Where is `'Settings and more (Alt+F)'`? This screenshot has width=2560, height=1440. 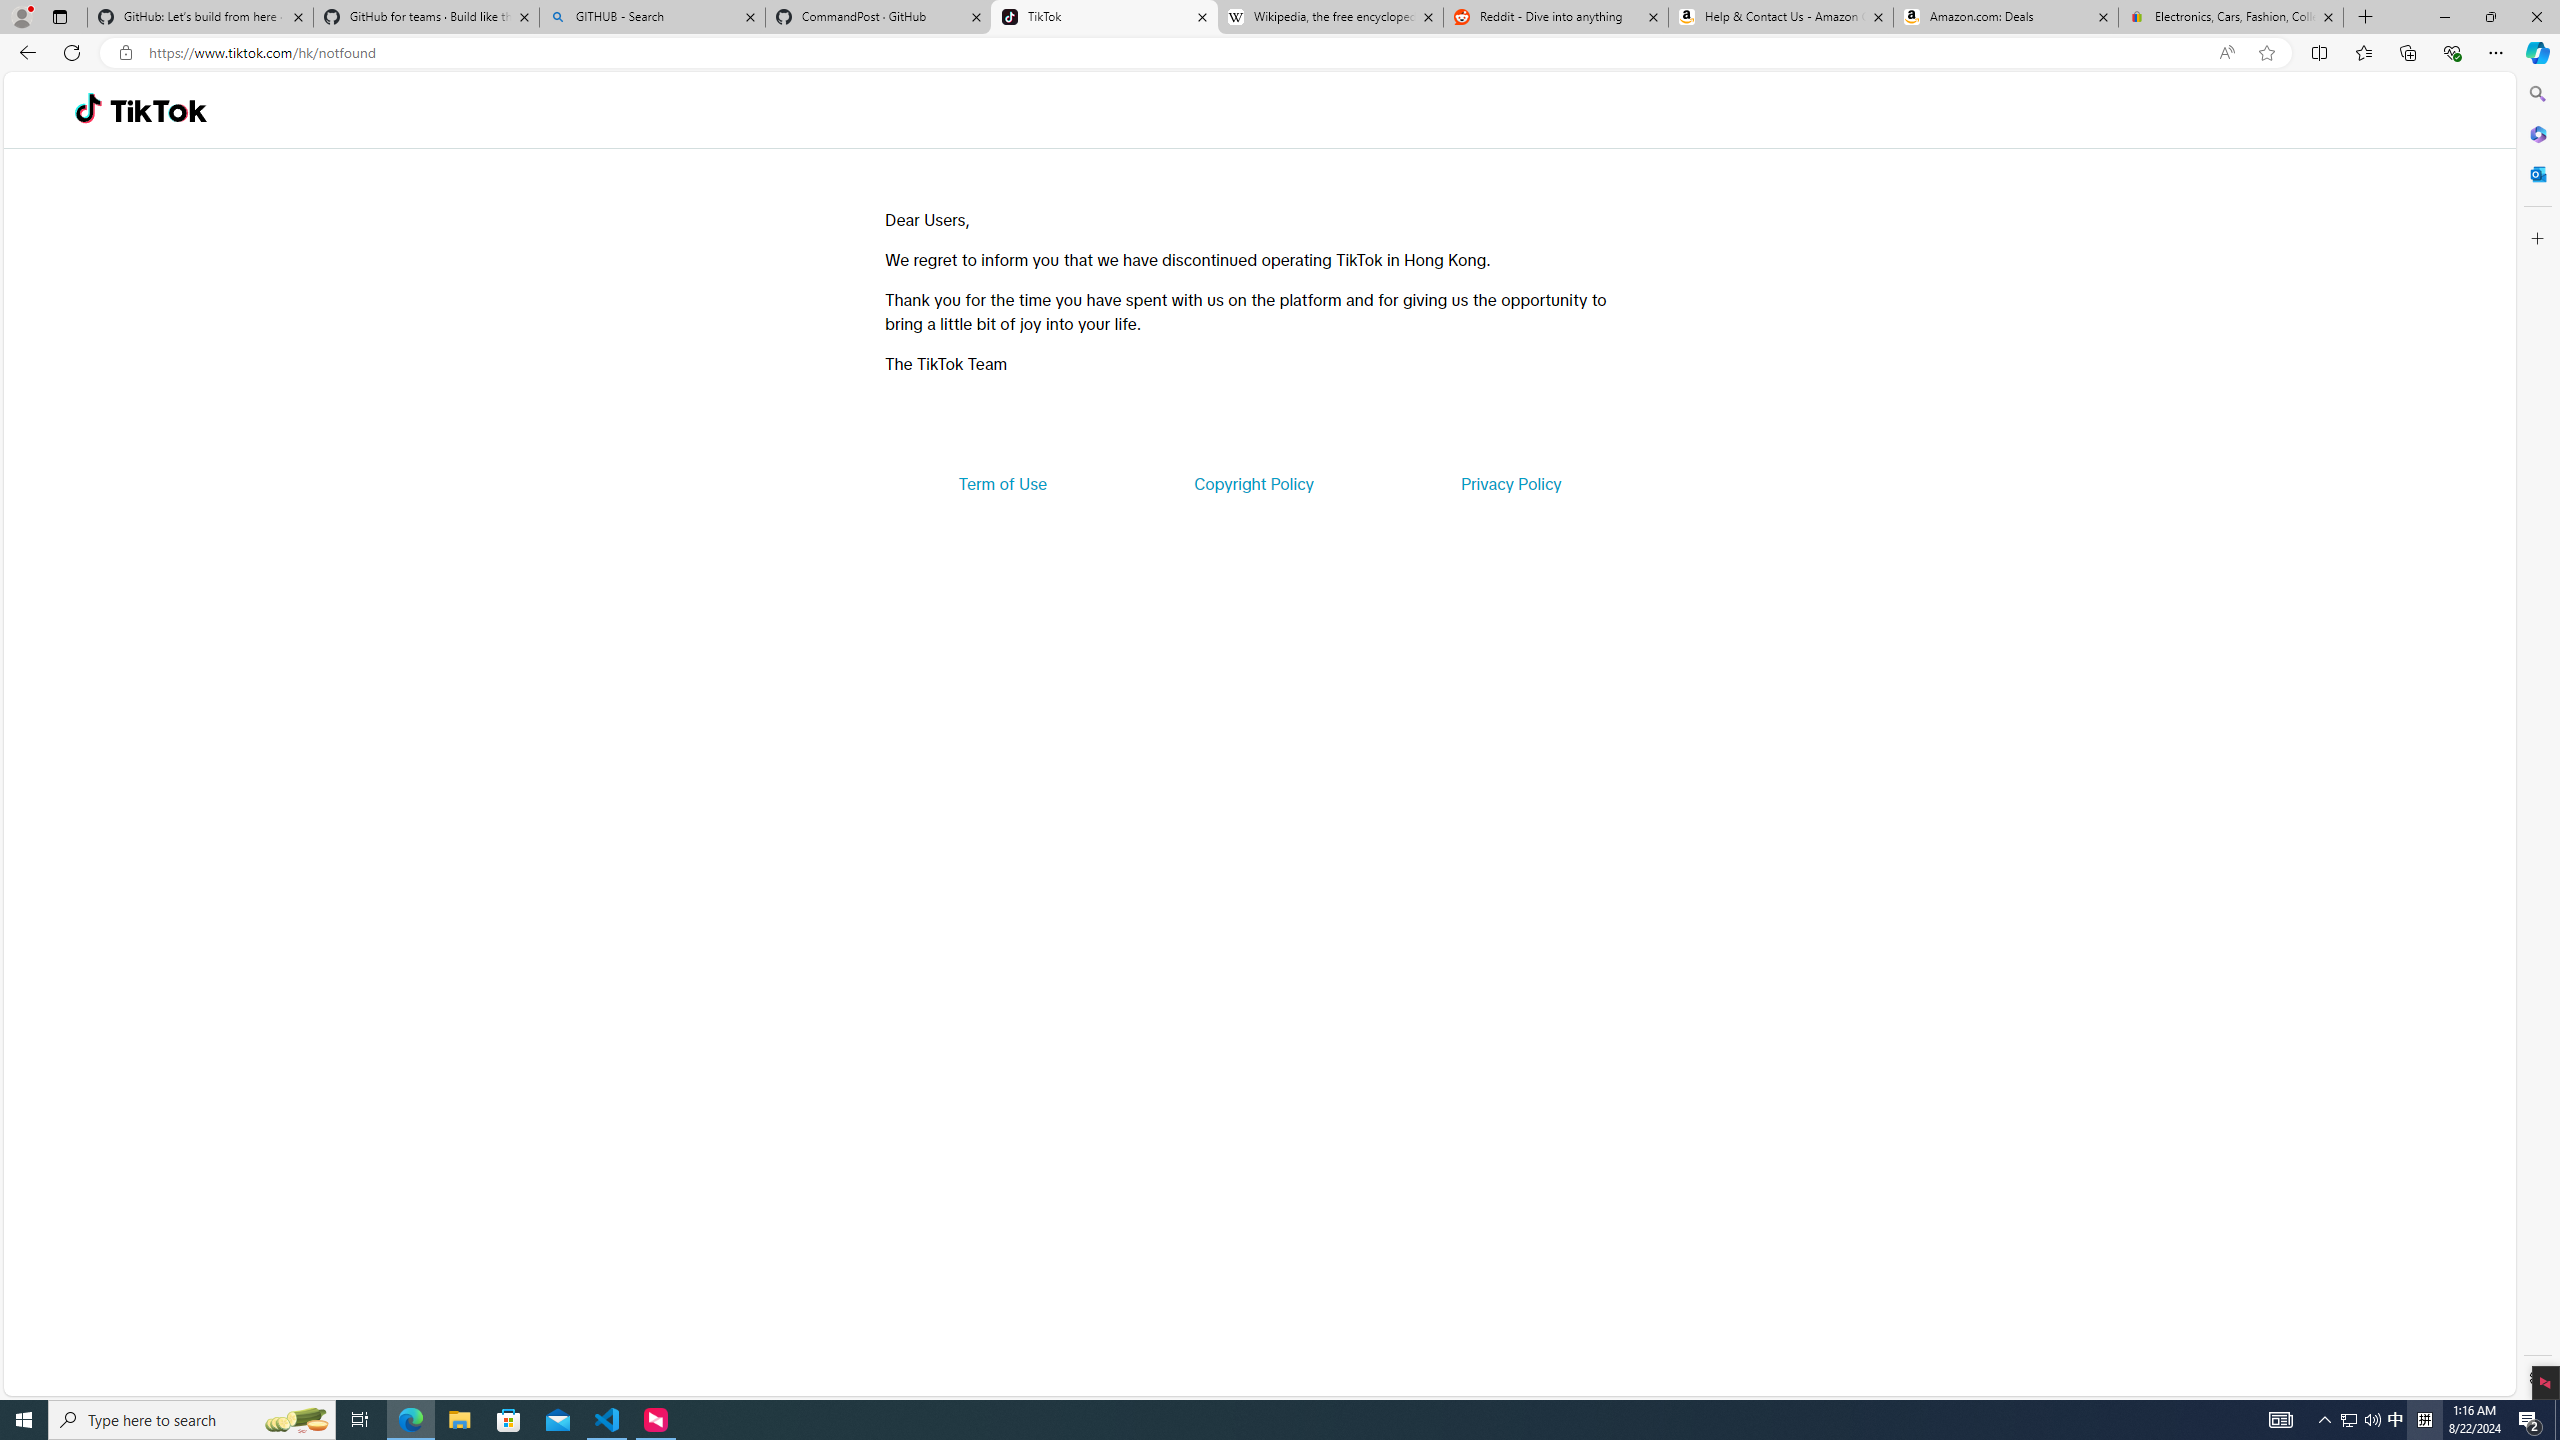 'Settings and more (Alt+F)' is located at coordinates (2495, 51).